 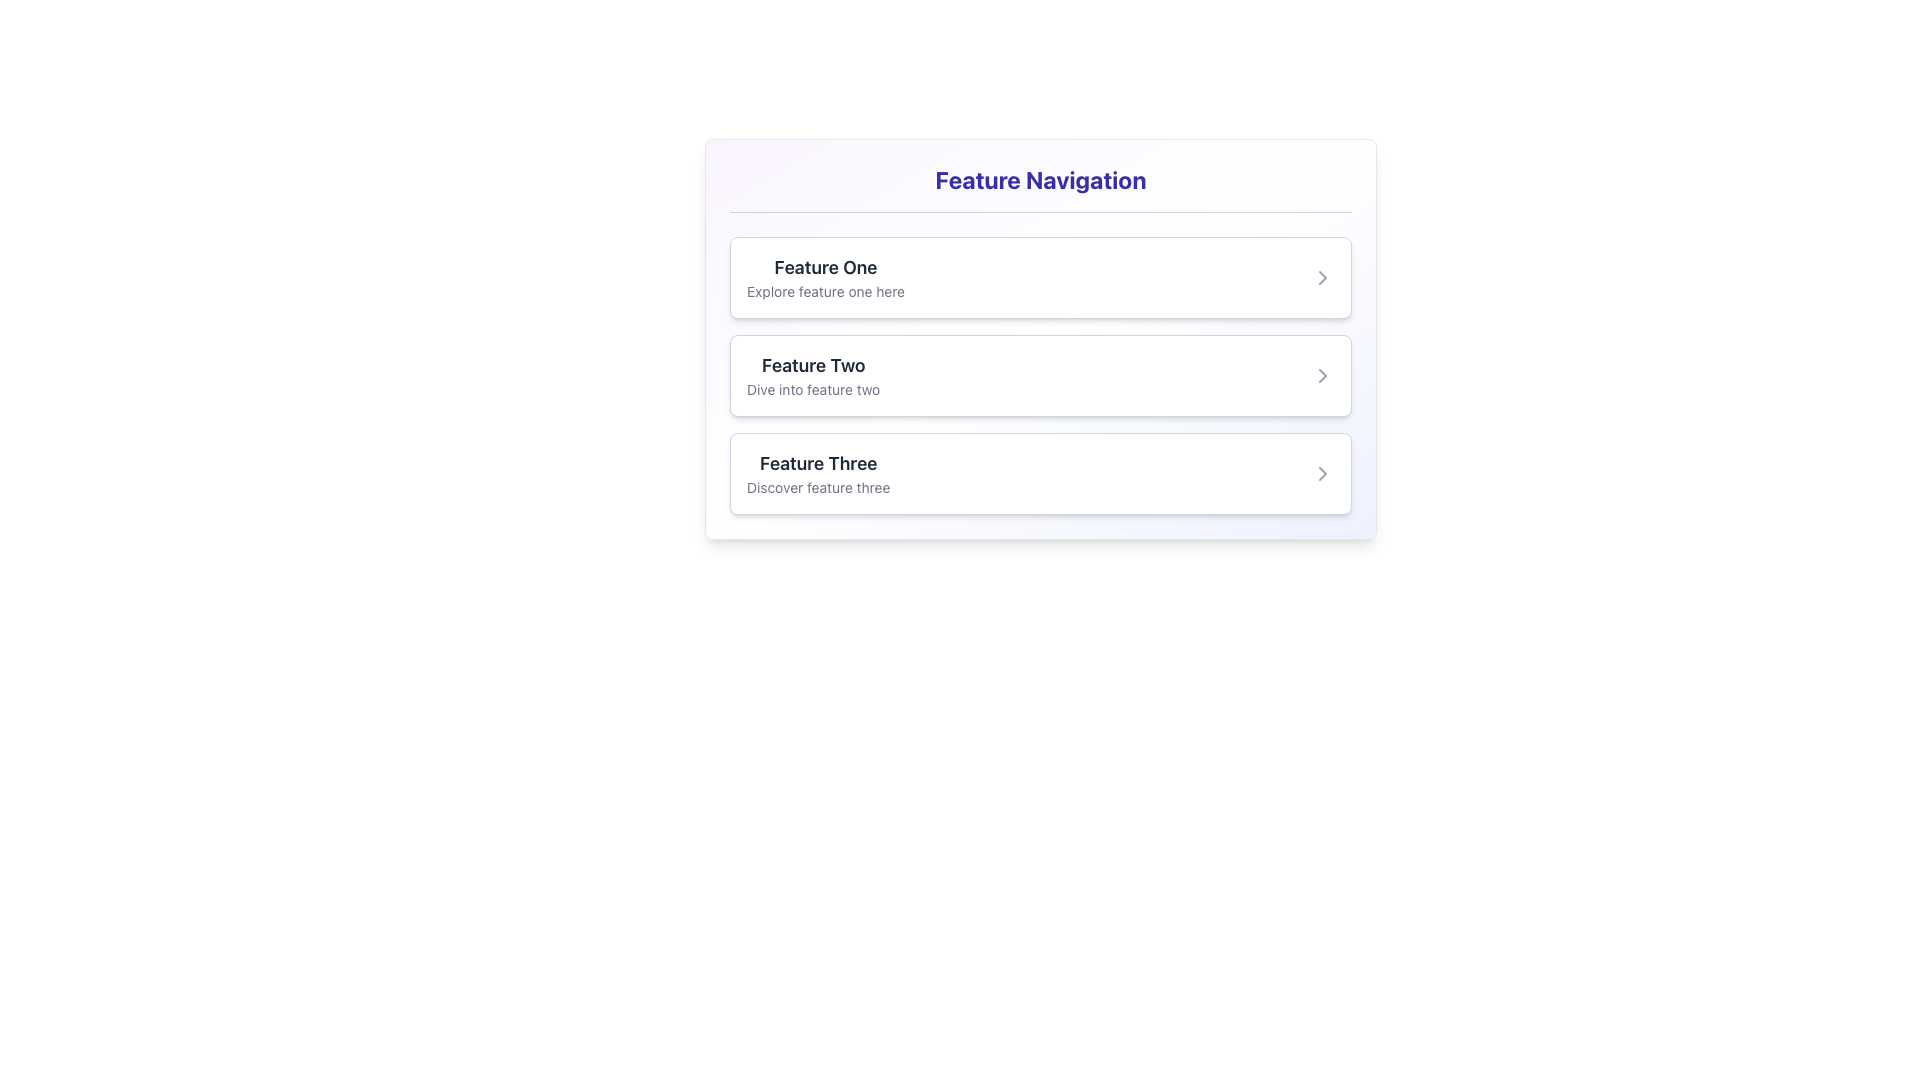 I want to click on the Chevron icon indicating navigation located on the far right side of the 'Feature Two' list item, so click(x=1323, y=375).